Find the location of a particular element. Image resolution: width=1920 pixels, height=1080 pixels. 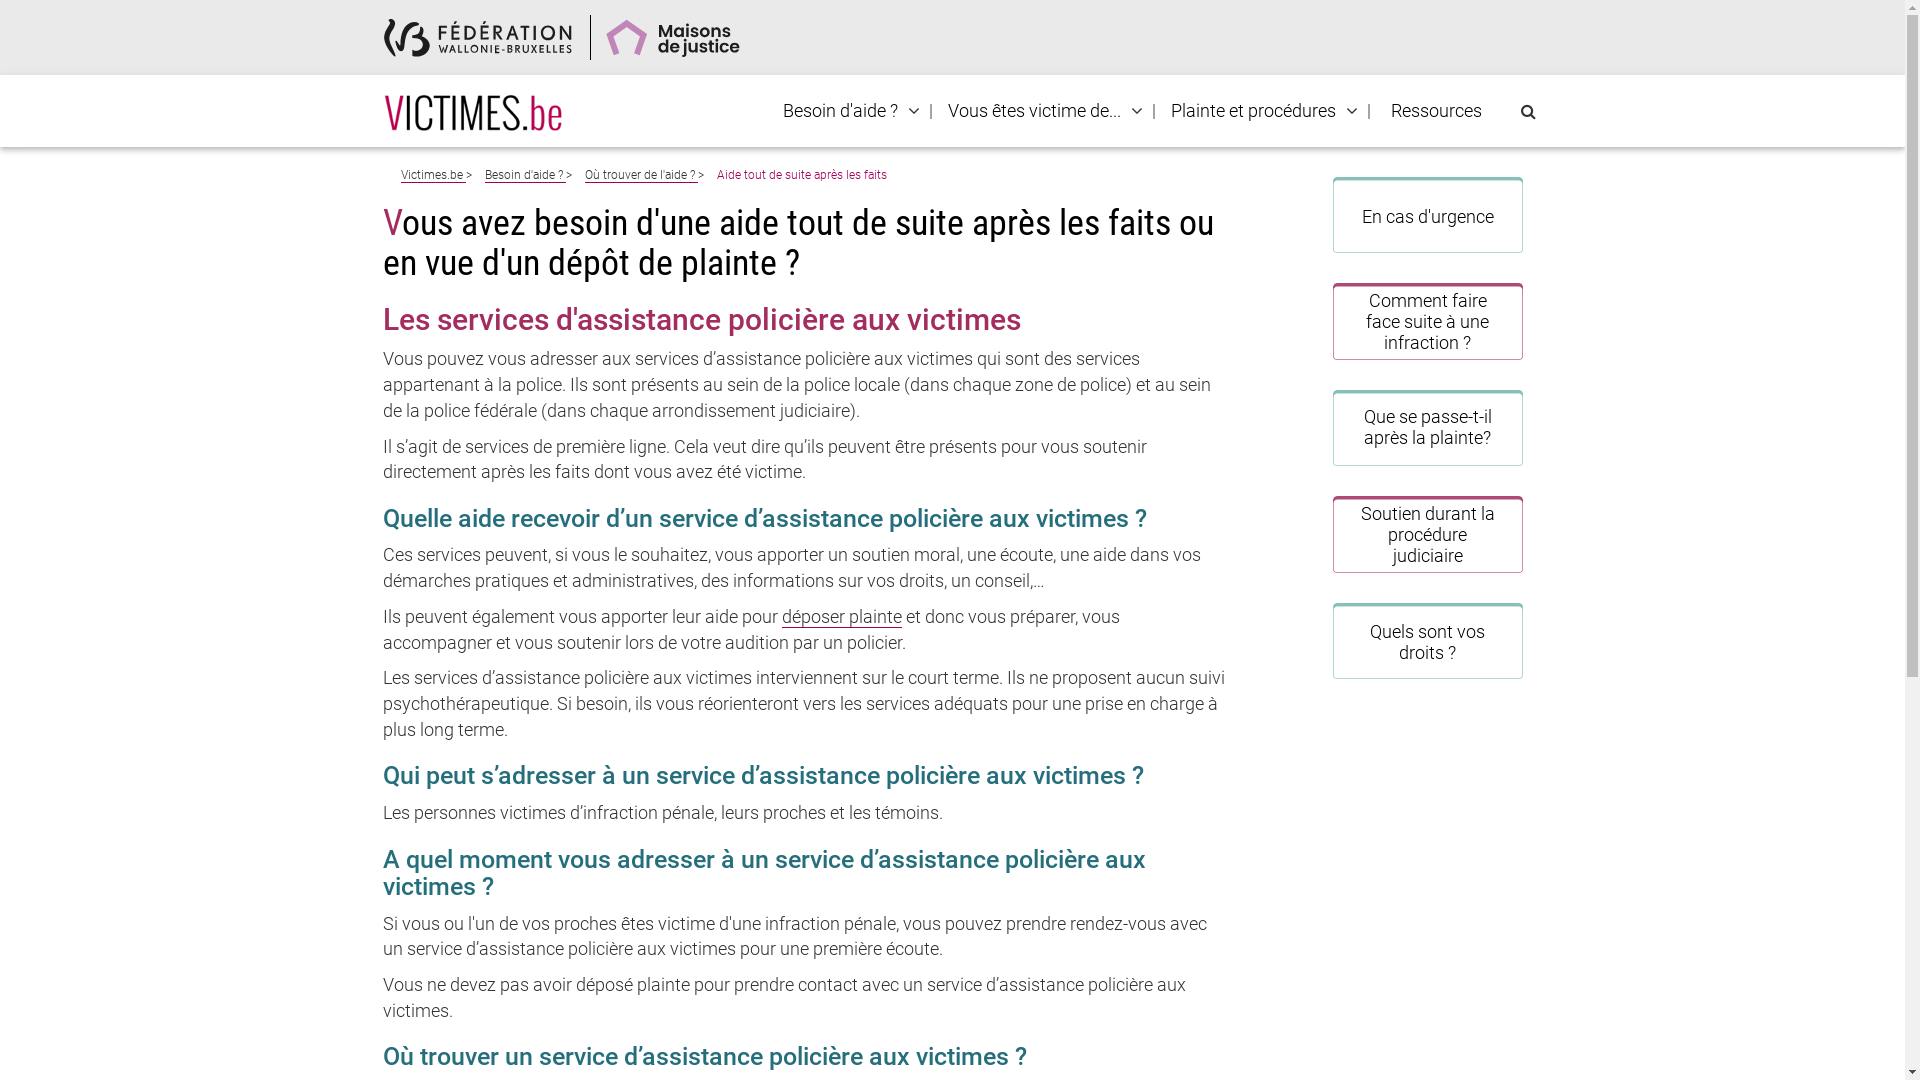

'Besoin d'aide ?' is located at coordinates (524, 174).